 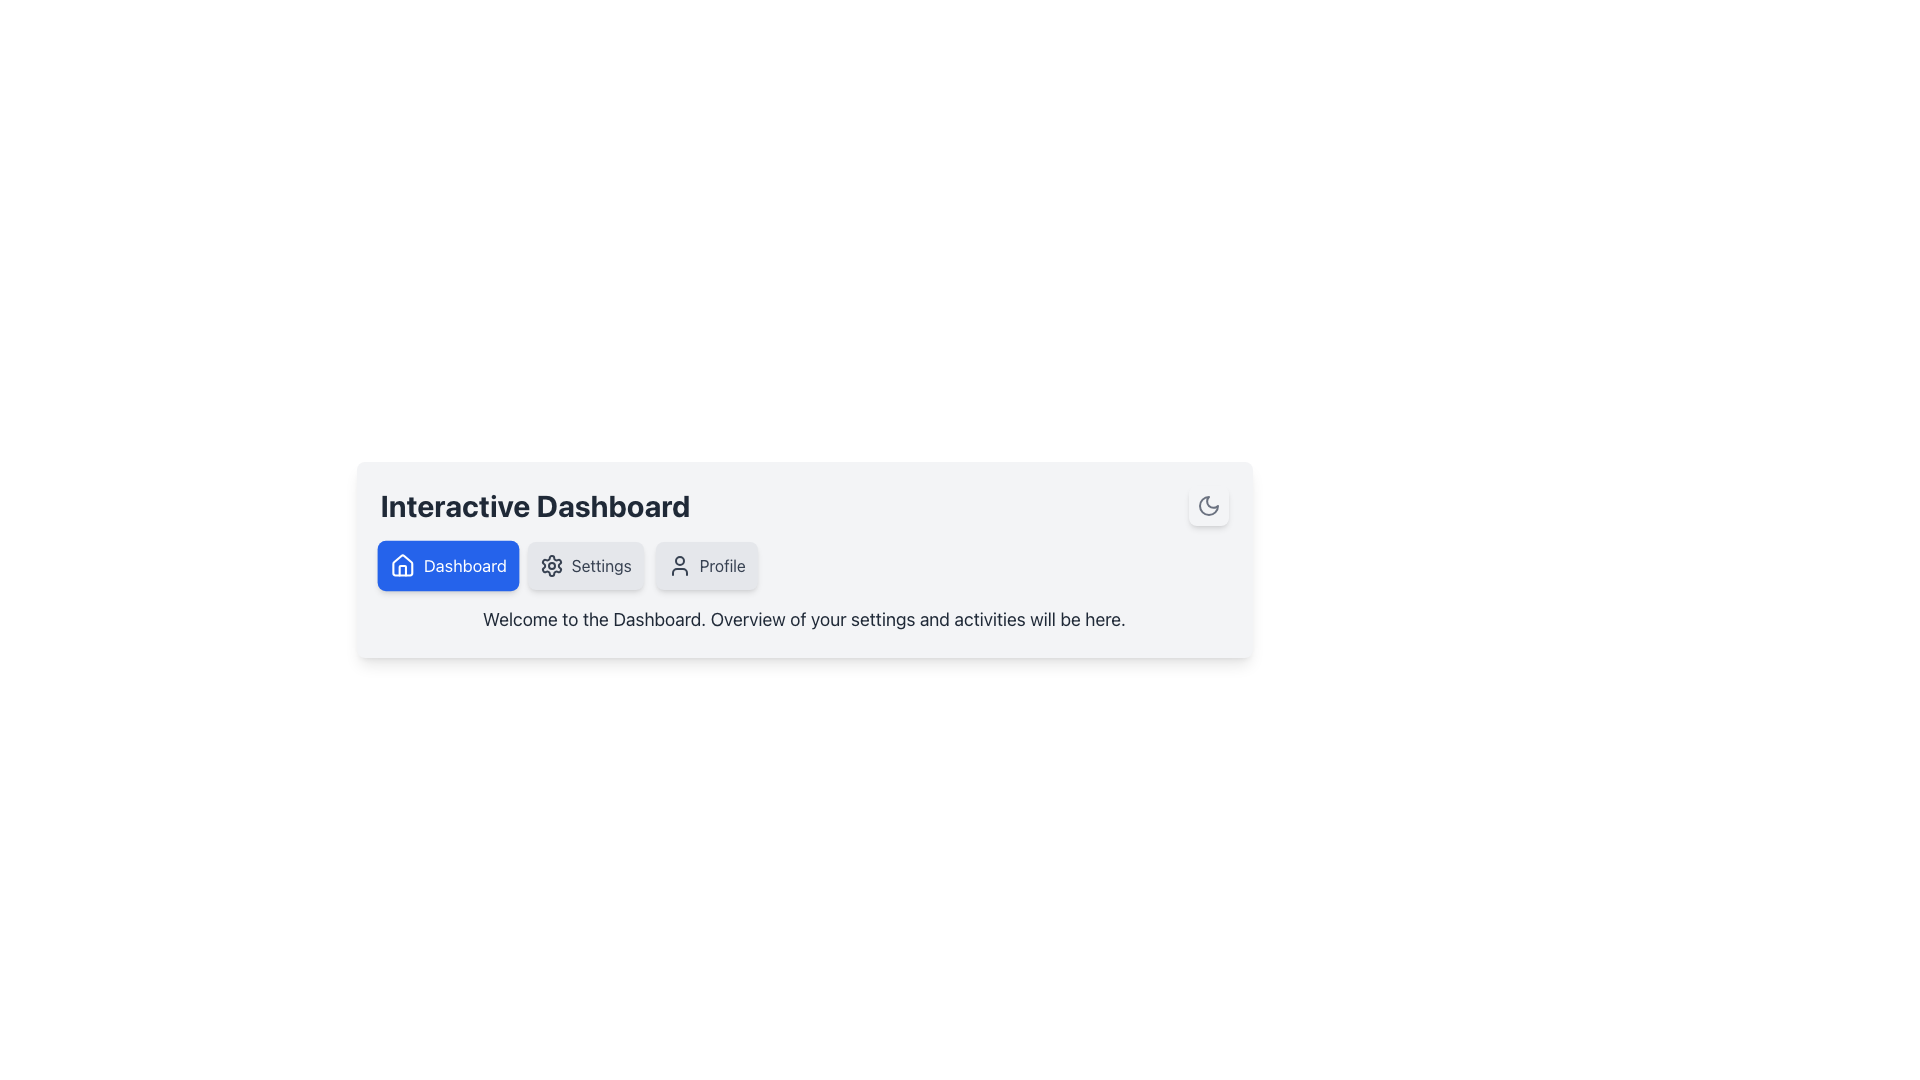 What do you see at coordinates (447, 566) in the screenshot?
I see `the vibrant blue rectangular button labeled 'Dashboard'` at bounding box center [447, 566].